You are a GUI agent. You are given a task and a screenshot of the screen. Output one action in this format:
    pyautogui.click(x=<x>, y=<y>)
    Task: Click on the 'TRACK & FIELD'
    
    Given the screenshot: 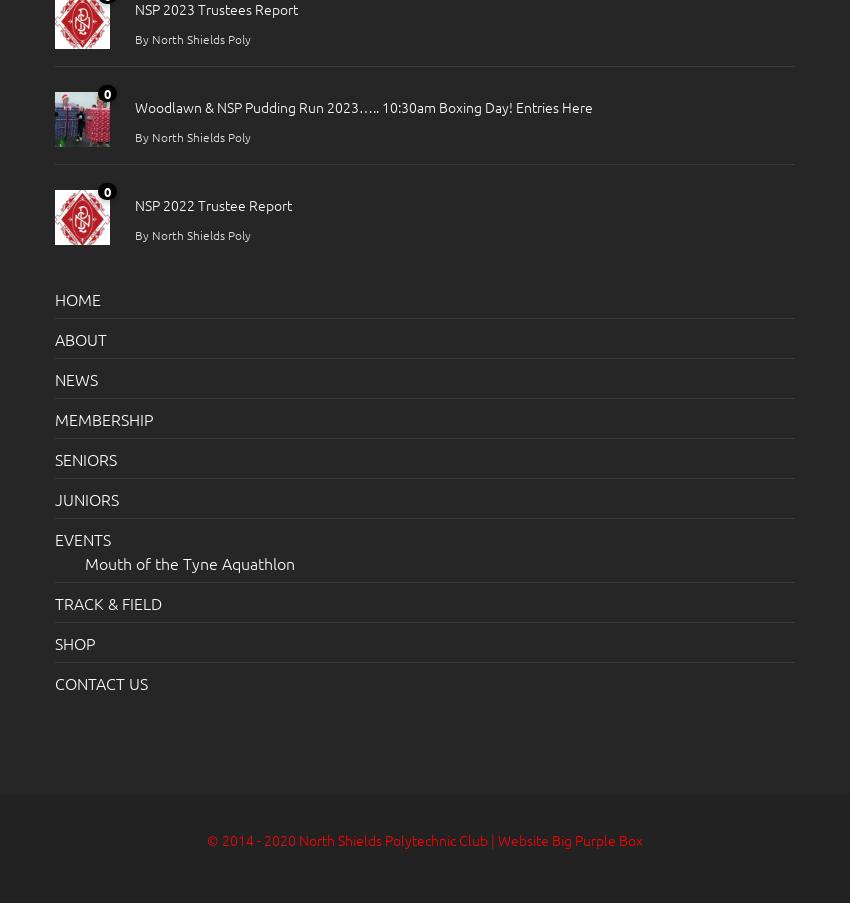 What is the action you would take?
    pyautogui.click(x=107, y=602)
    